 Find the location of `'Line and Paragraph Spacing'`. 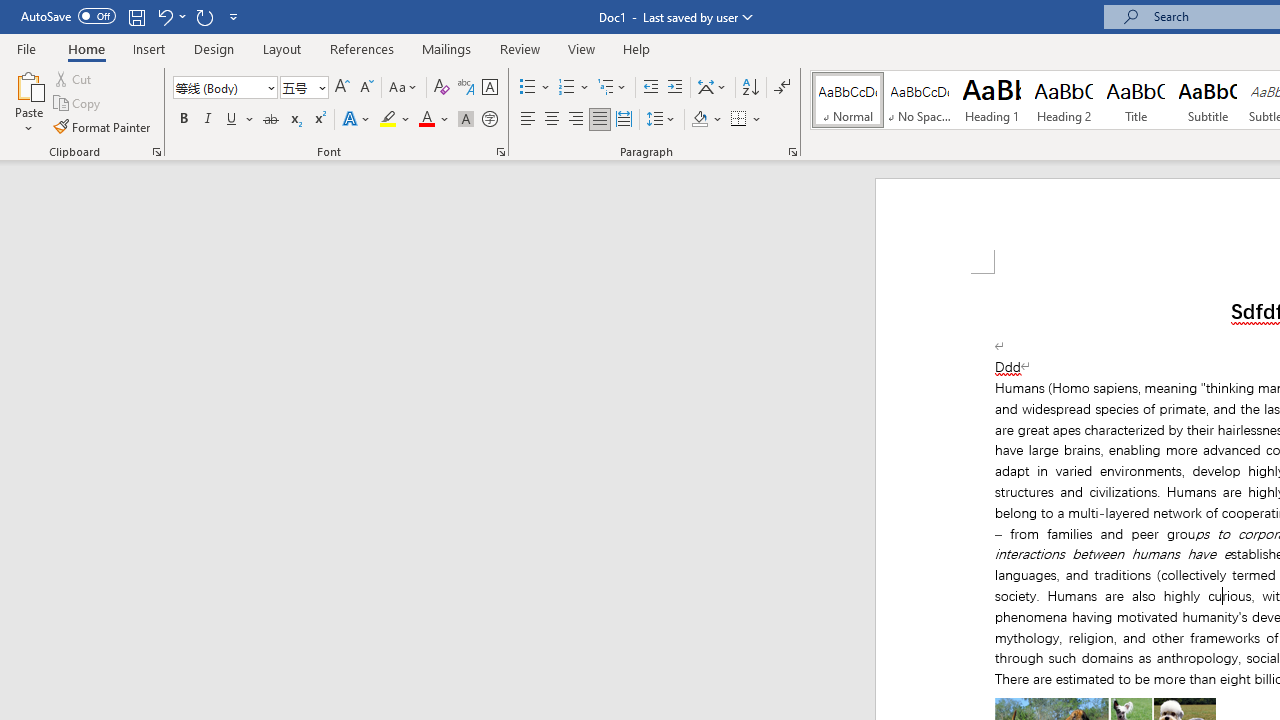

'Line and Paragraph Spacing' is located at coordinates (661, 119).